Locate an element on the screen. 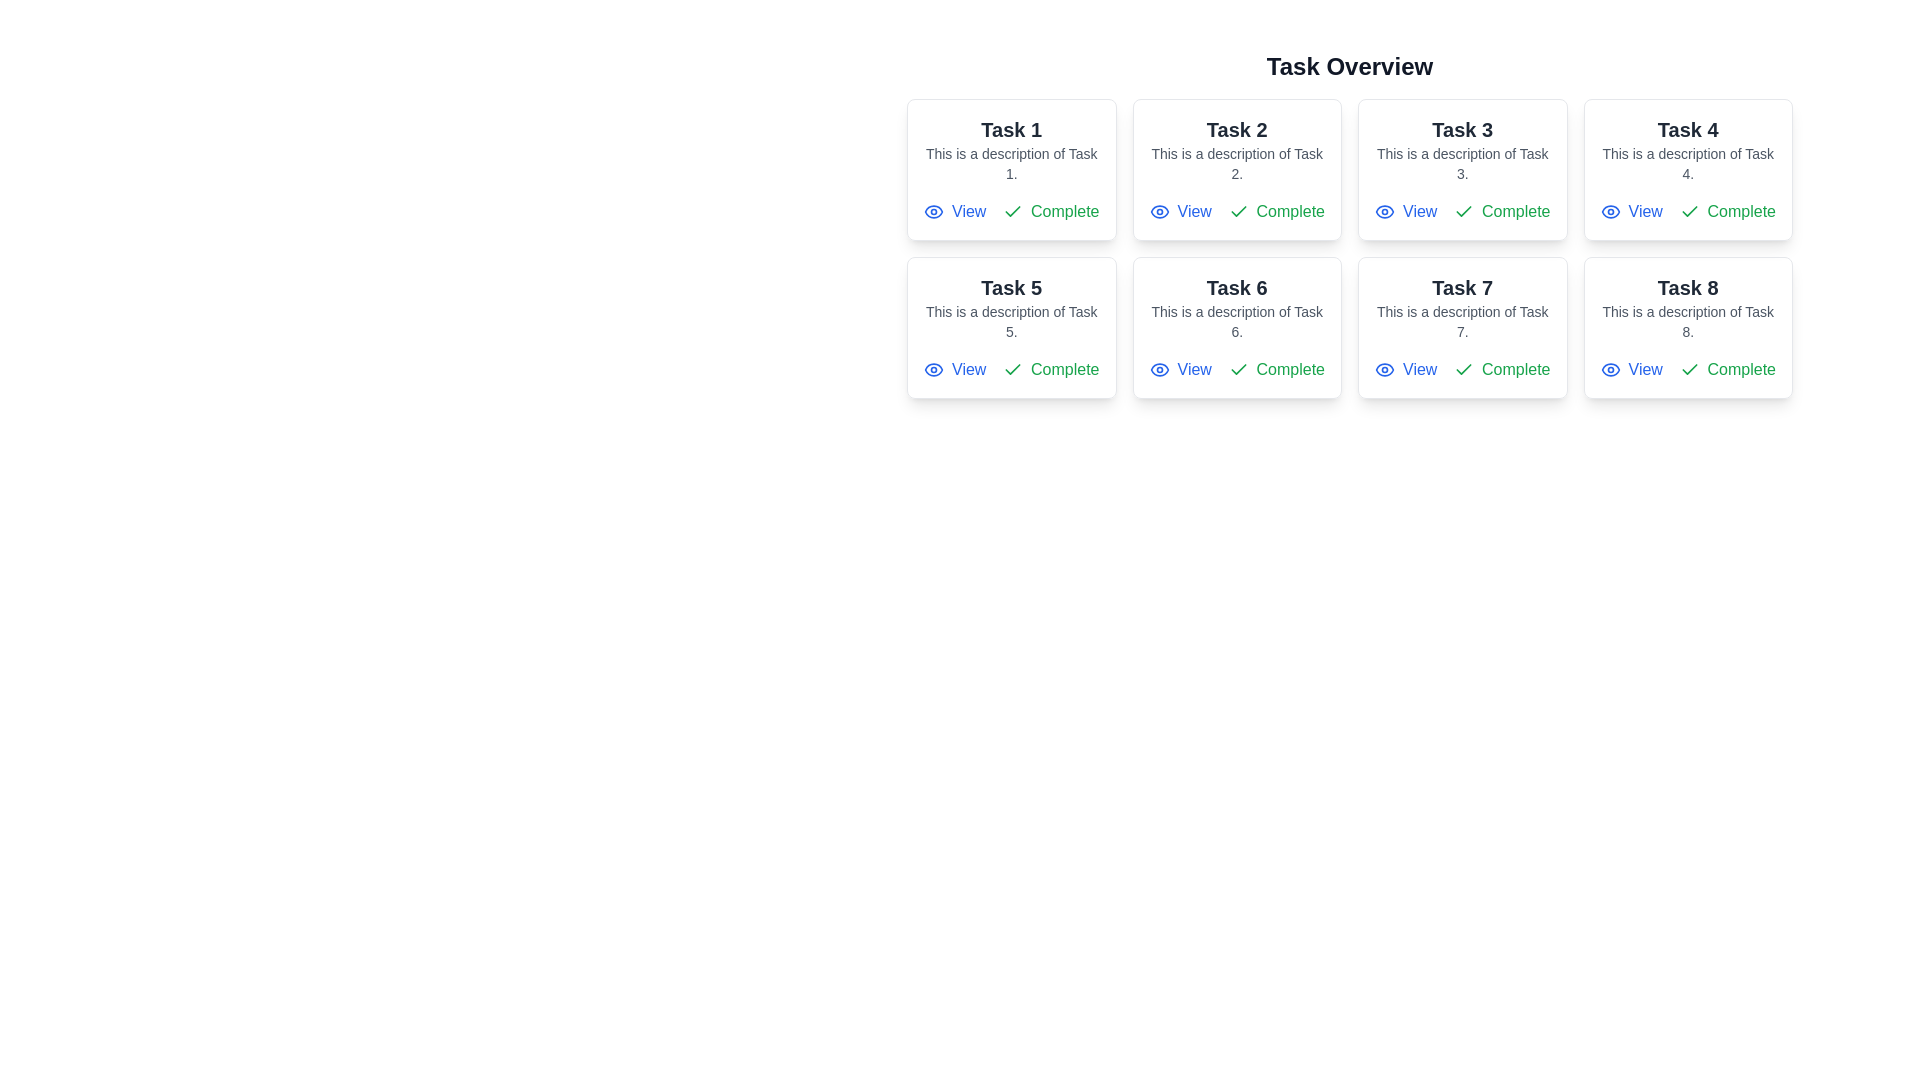 Image resolution: width=1920 pixels, height=1080 pixels. the Button Group containing 'View' and 'Complete' actions, located at the bottom-right corner of the 'Task 3' card is located at coordinates (1462, 212).